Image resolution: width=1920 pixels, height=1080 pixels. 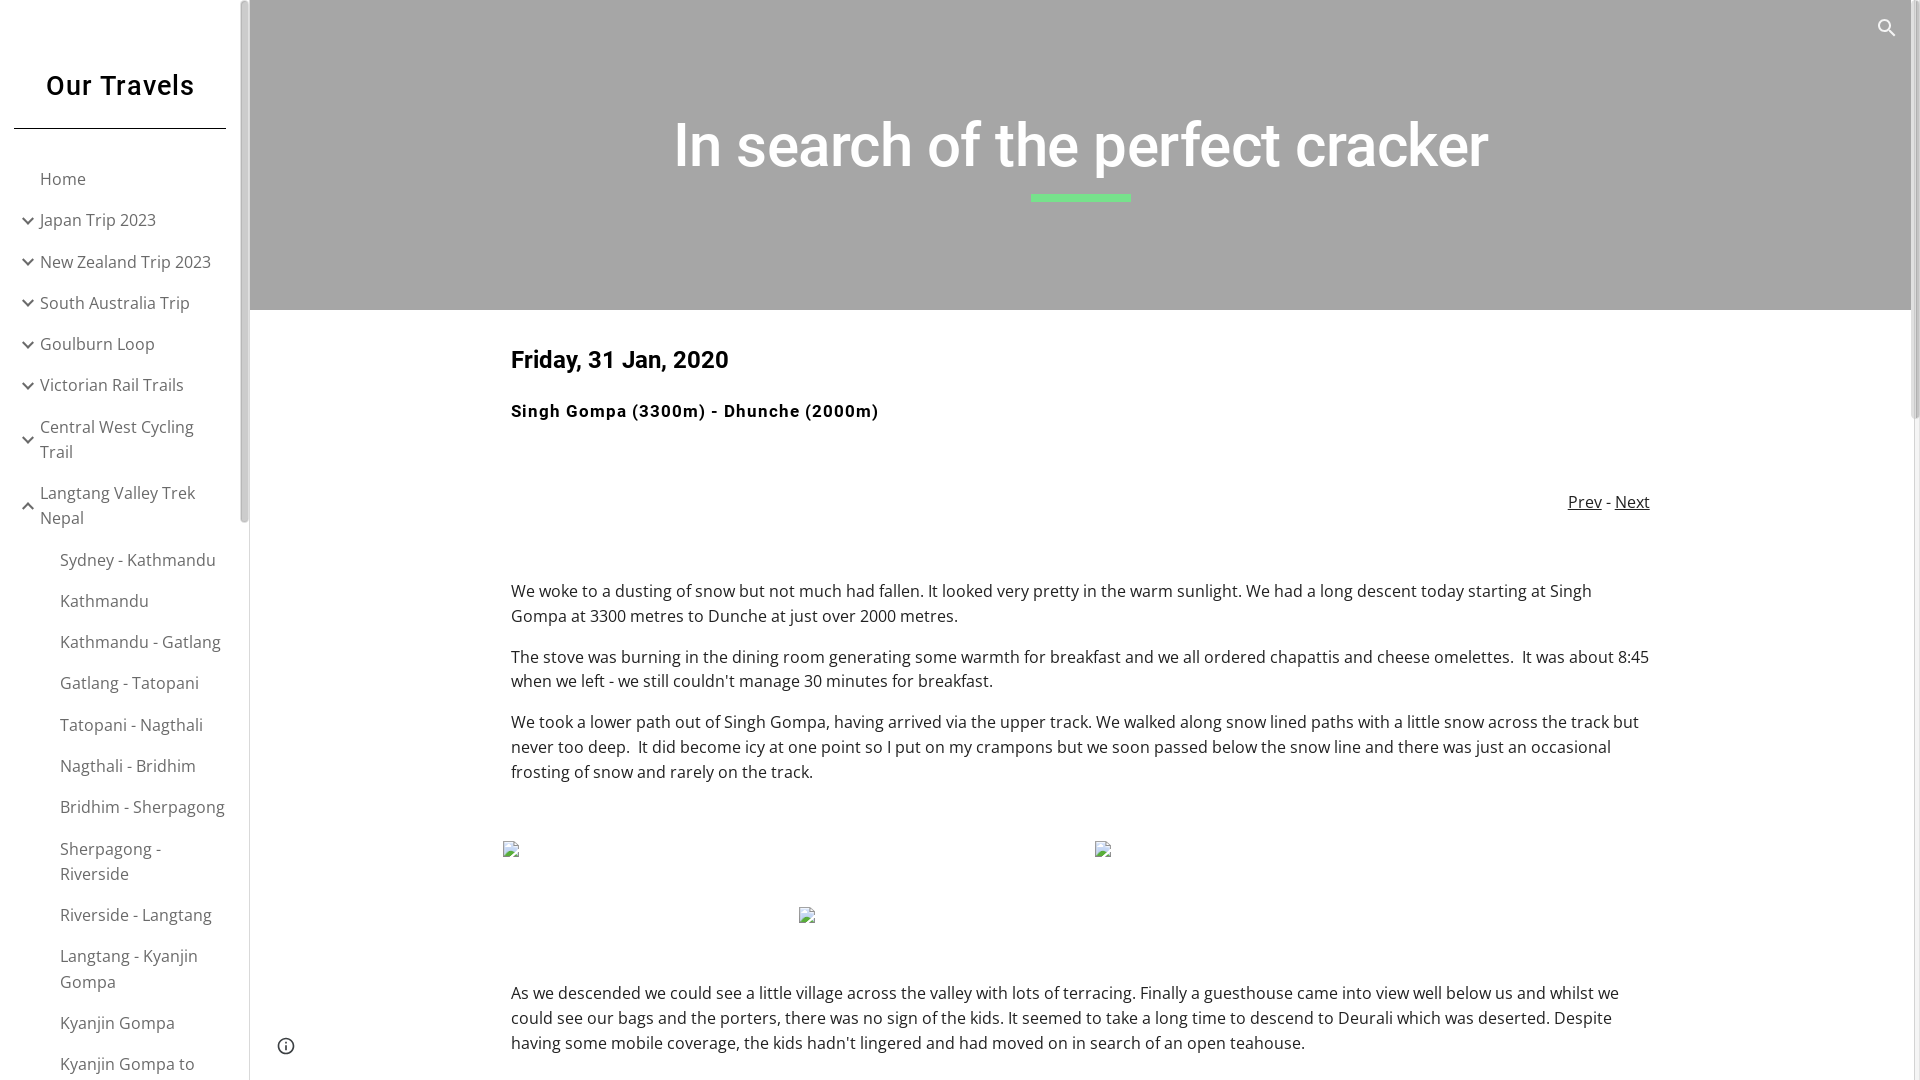 What do you see at coordinates (22, 343) in the screenshot?
I see `'Expand/Collapse'` at bounding box center [22, 343].